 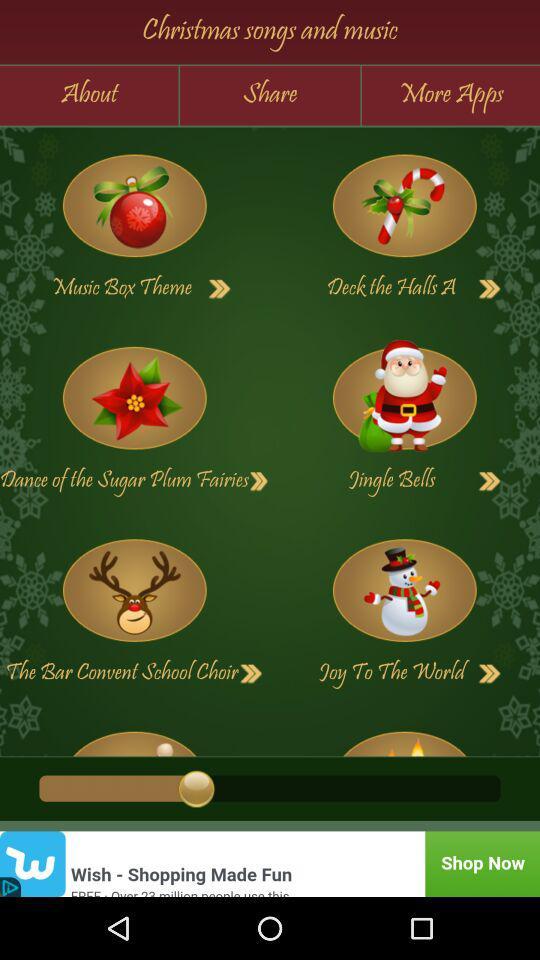 I want to click on song, so click(x=219, y=288).